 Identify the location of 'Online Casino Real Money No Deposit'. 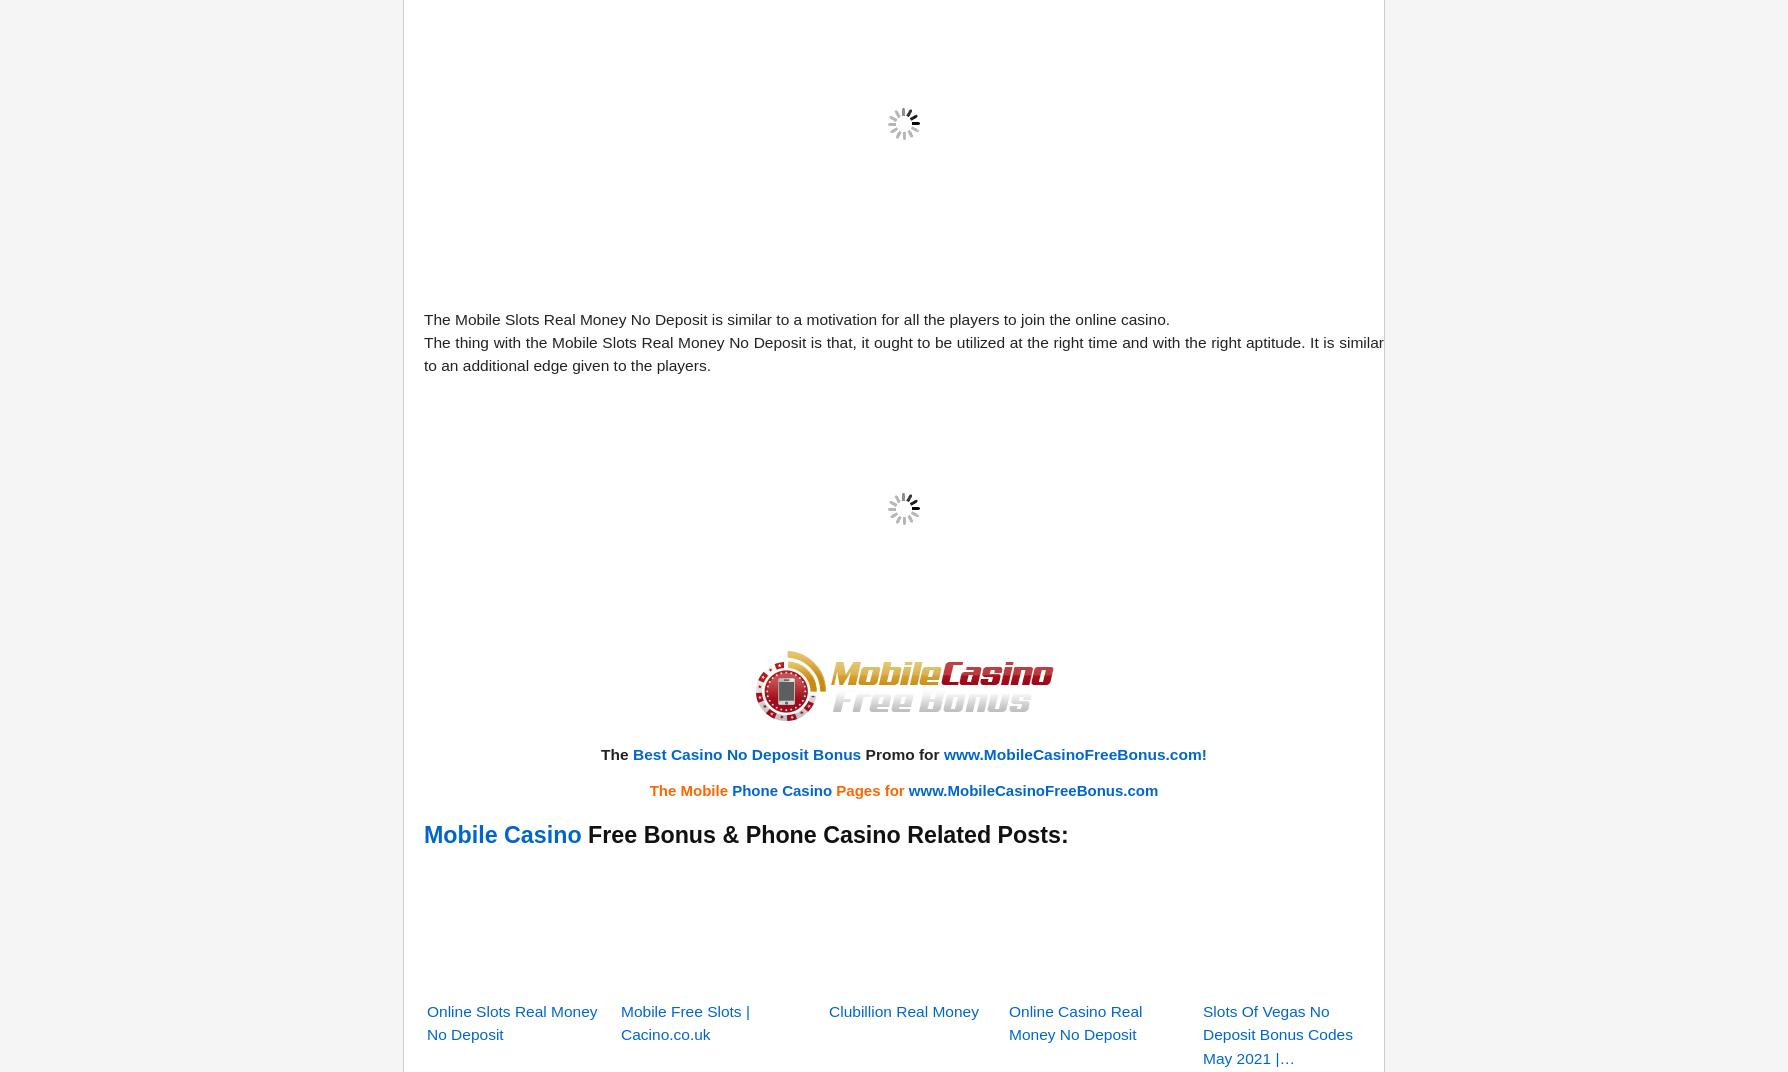
(1075, 771).